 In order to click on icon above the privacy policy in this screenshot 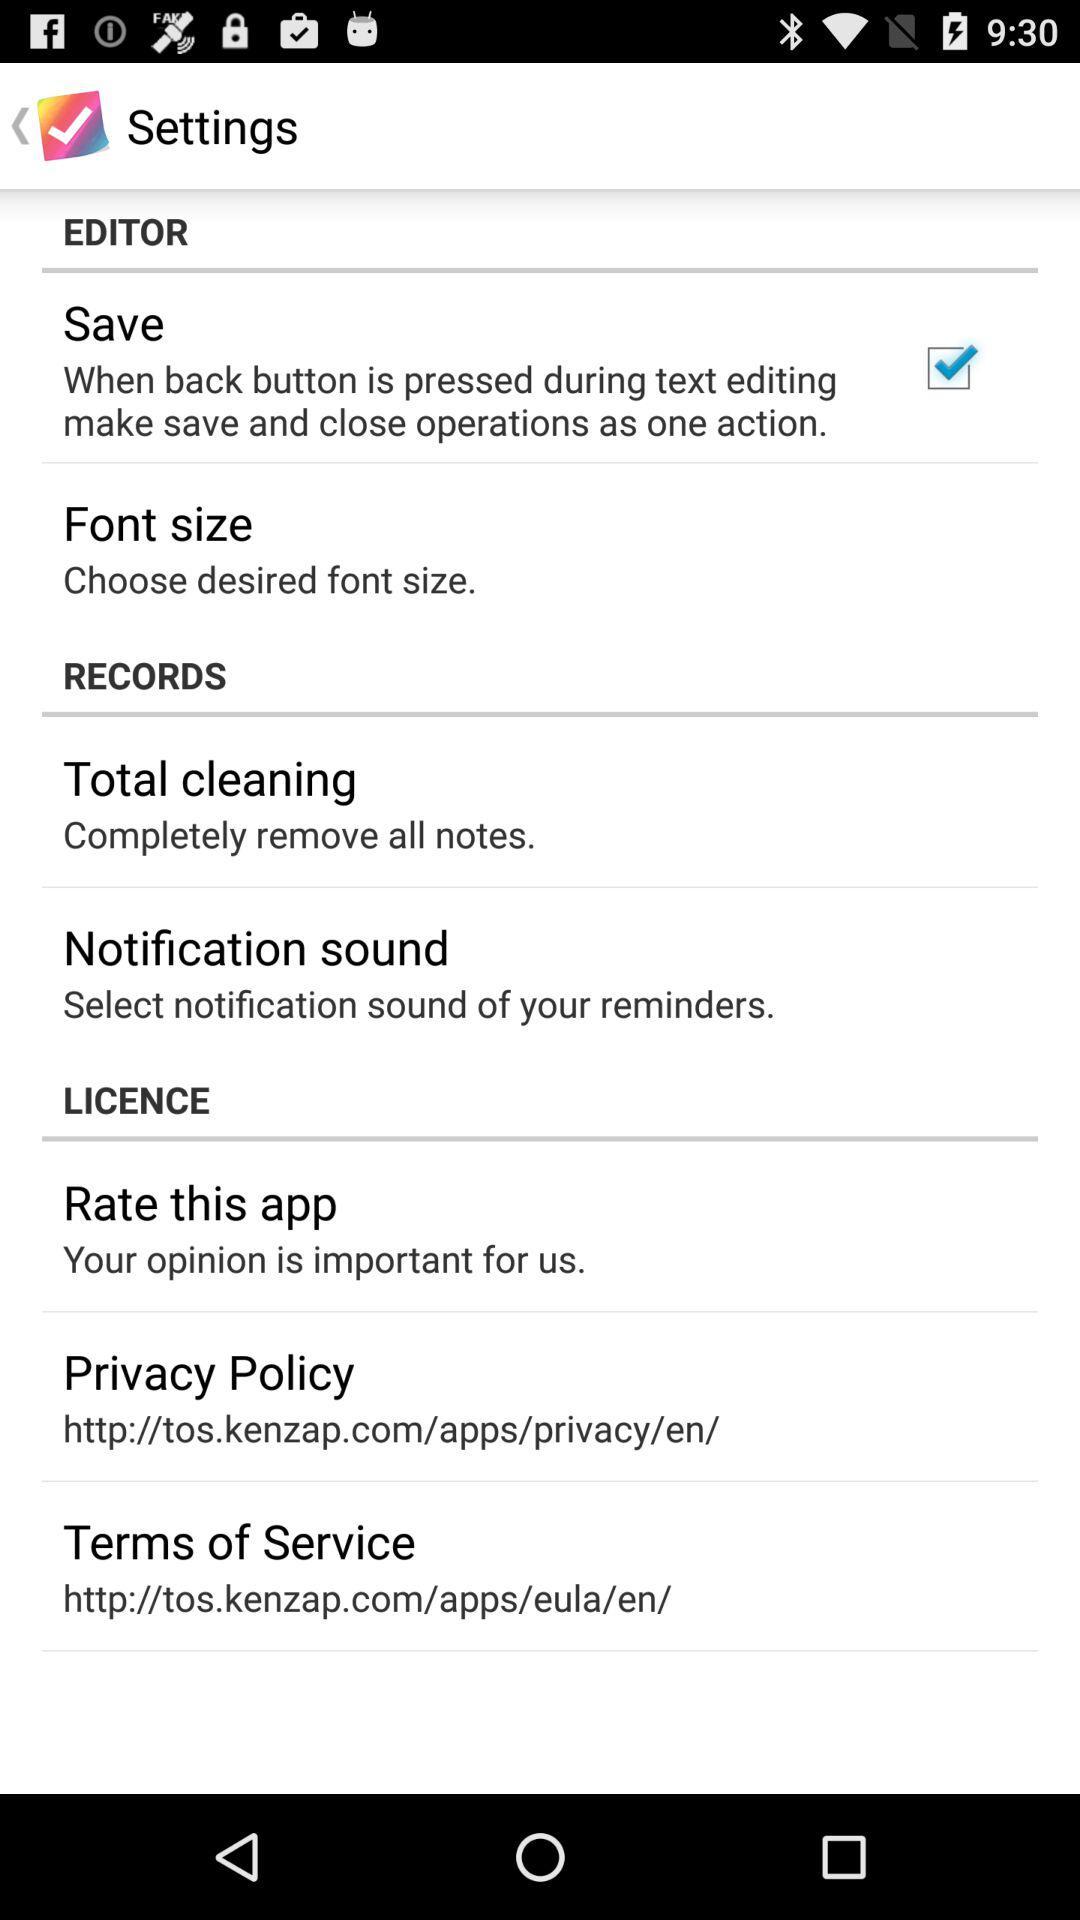, I will do `click(323, 1257)`.